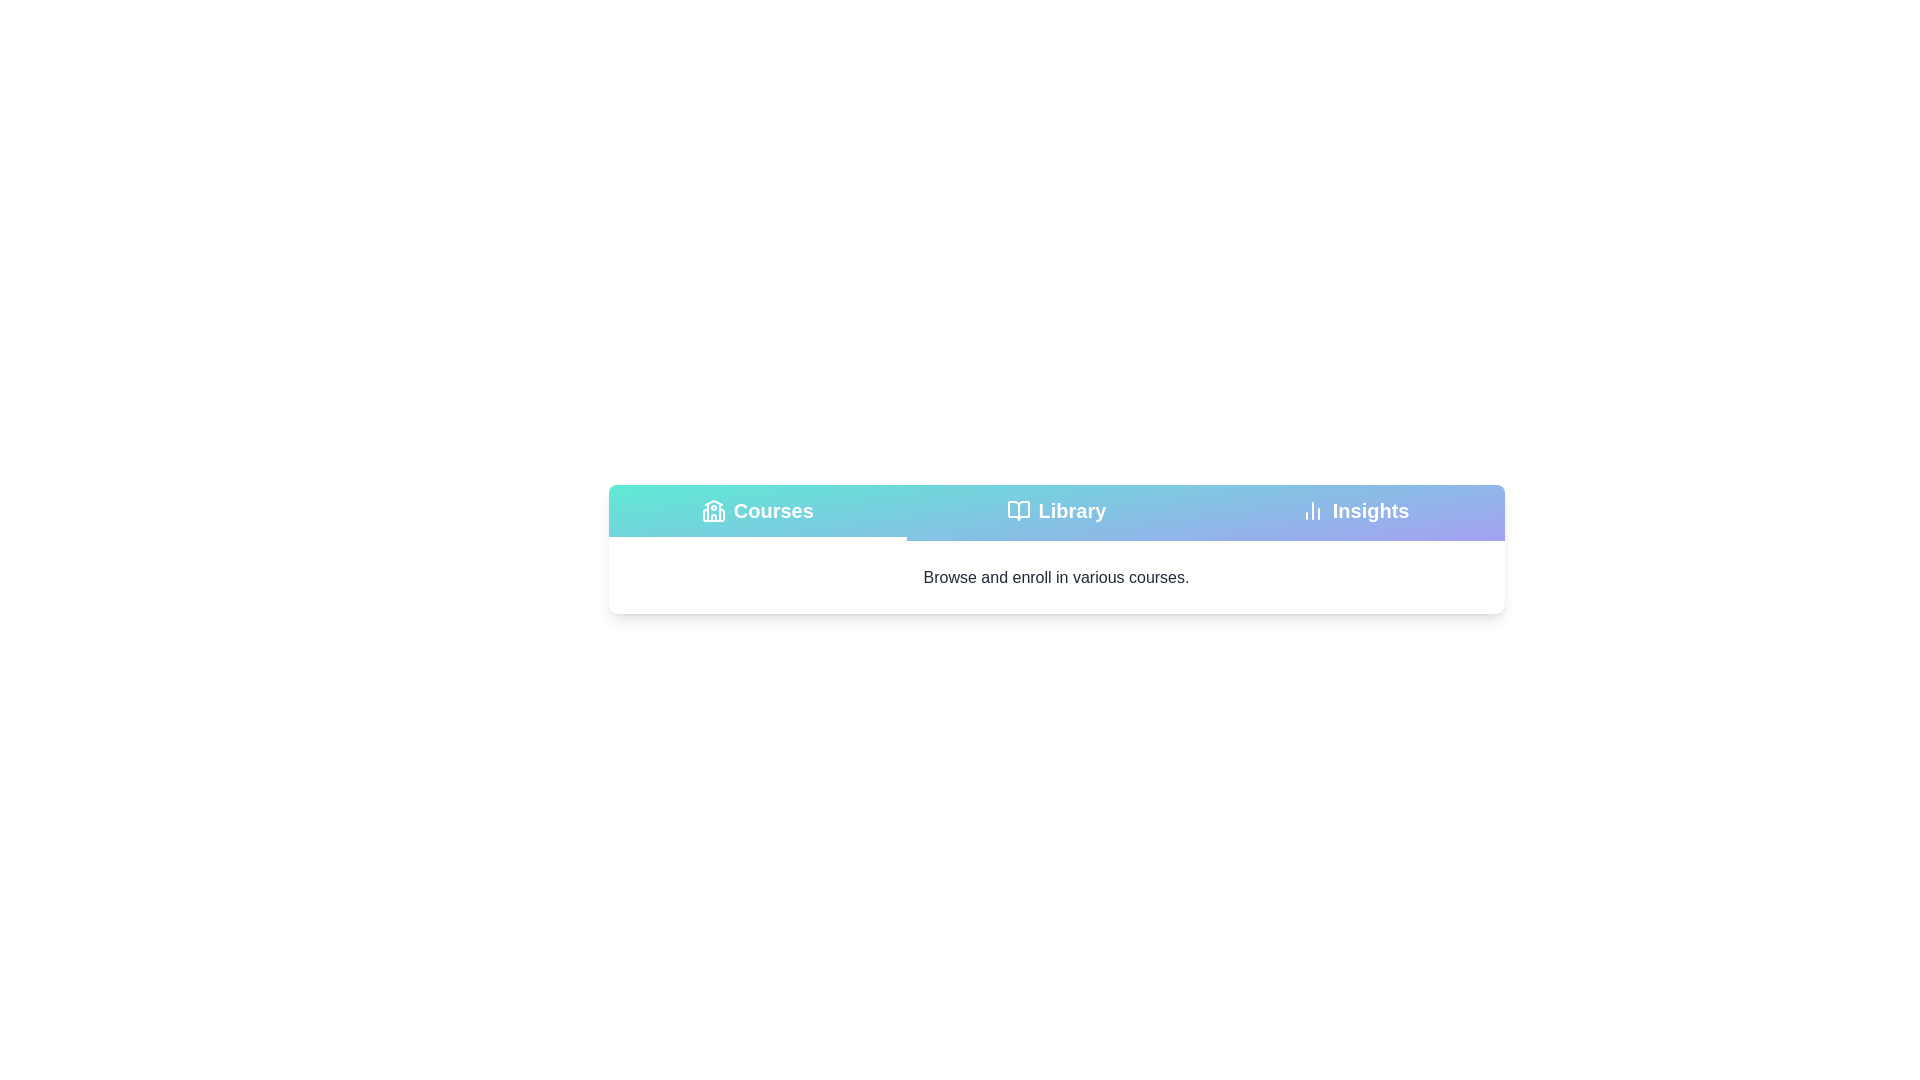 The image size is (1920, 1080). Describe the element at coordinates (1018, 509) in the screenshot. I see `the tab icon for Library` at that location.